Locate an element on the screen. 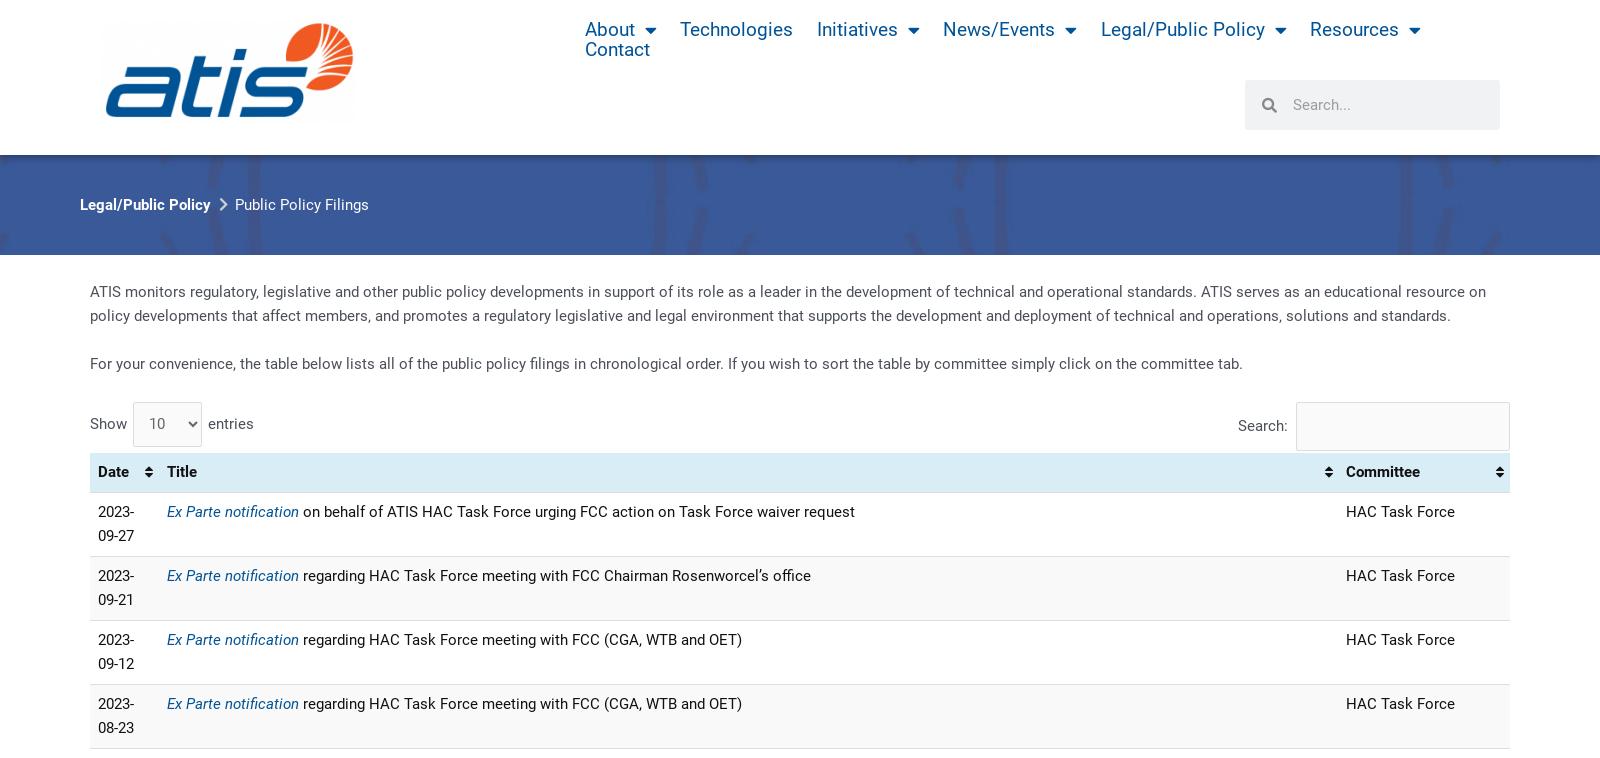 The height and width of the screenshot is (758, 1600). 'Public Policy Filings' is located at coordinates (302, 204).